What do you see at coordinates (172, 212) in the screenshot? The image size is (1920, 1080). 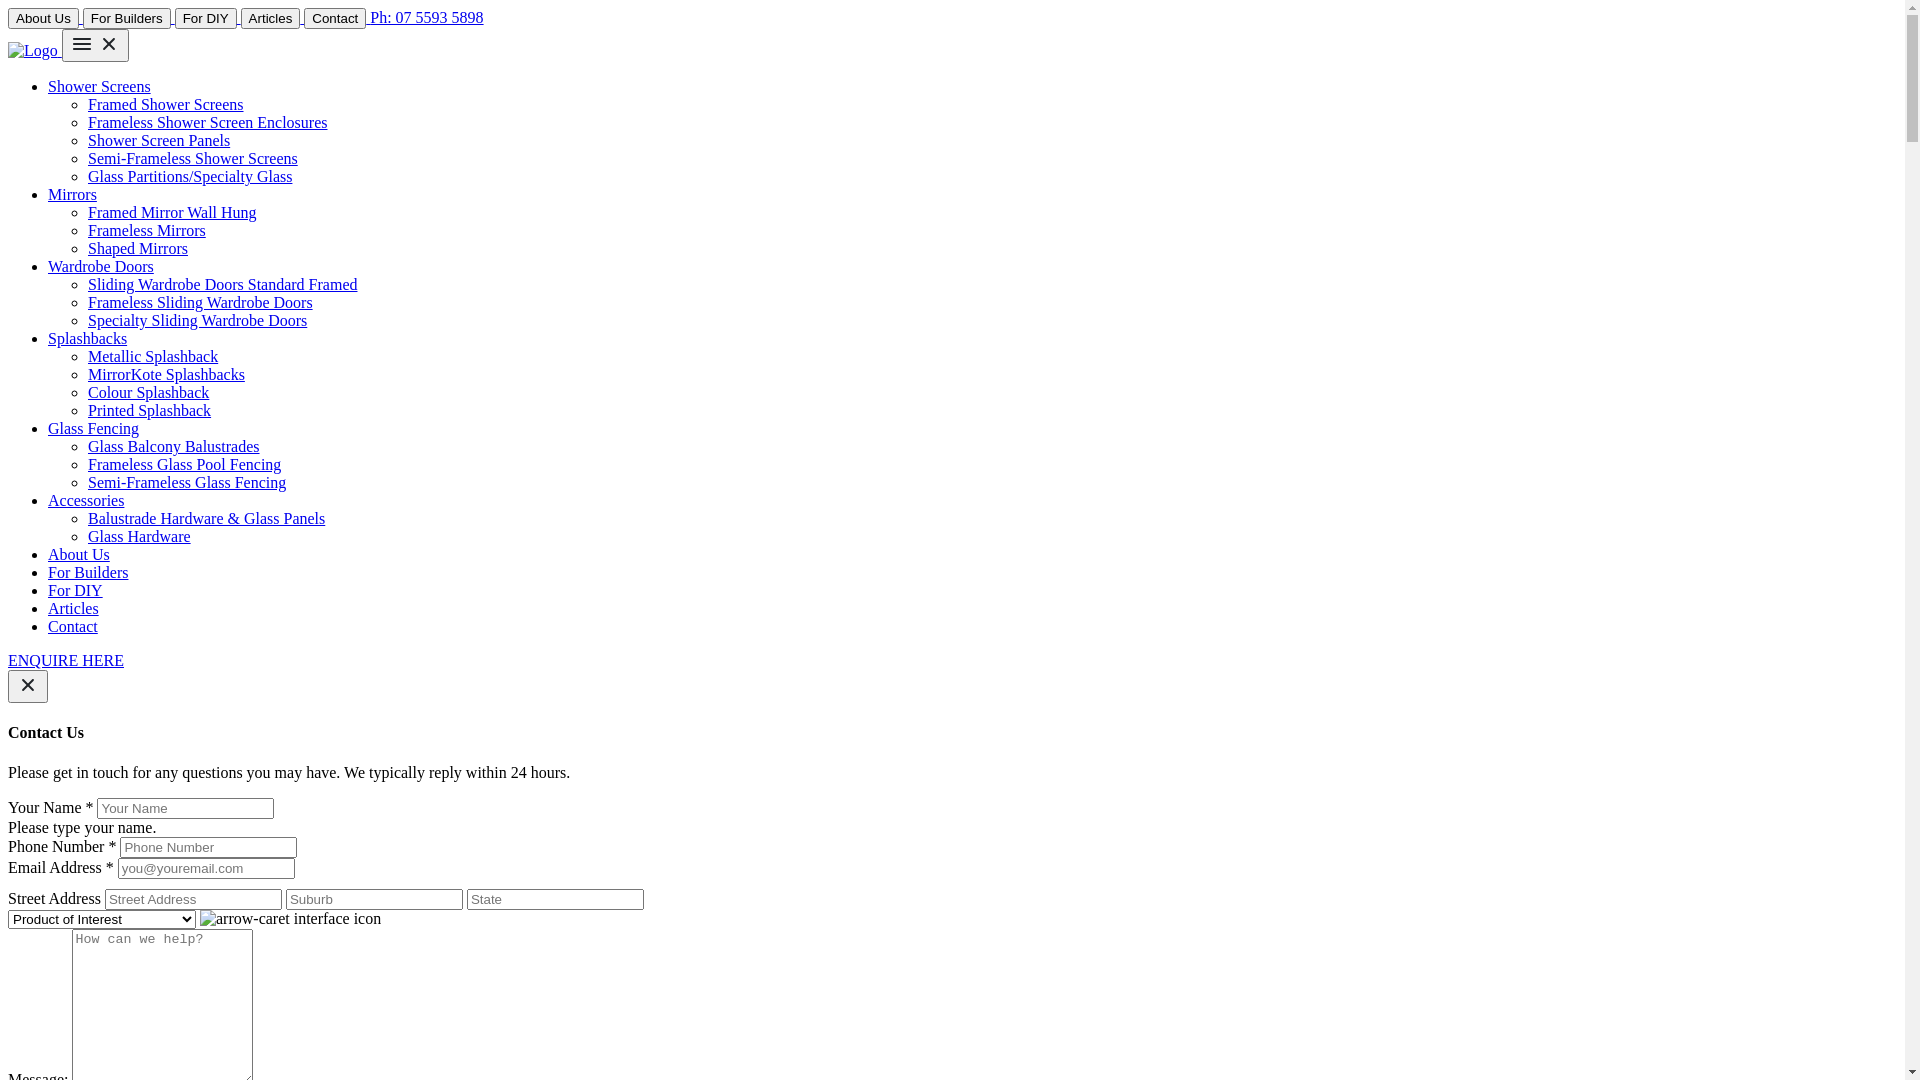 I see `'Framed Mirror Wall Hung'` at bounding box center [172, 212].